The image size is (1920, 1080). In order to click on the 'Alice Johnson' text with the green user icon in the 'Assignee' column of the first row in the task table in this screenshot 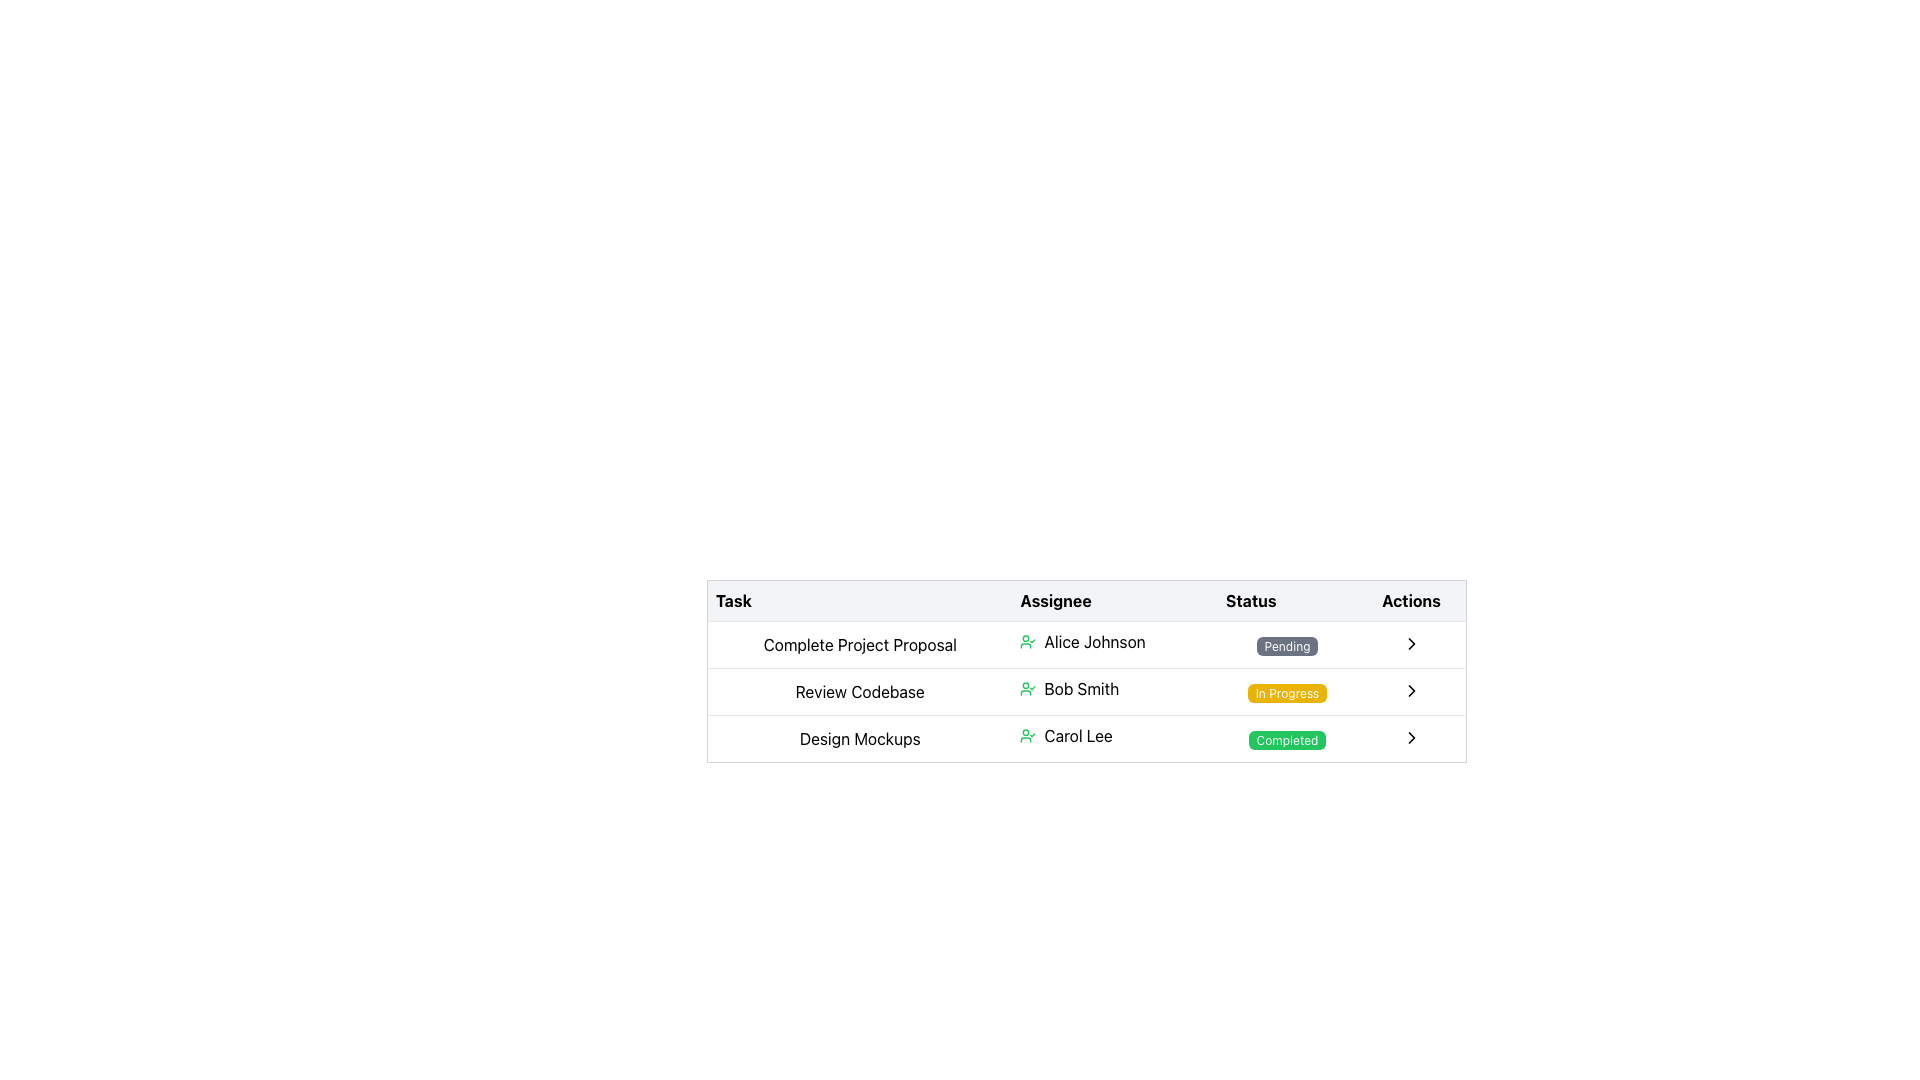, I will do `click(1114, 641)`.